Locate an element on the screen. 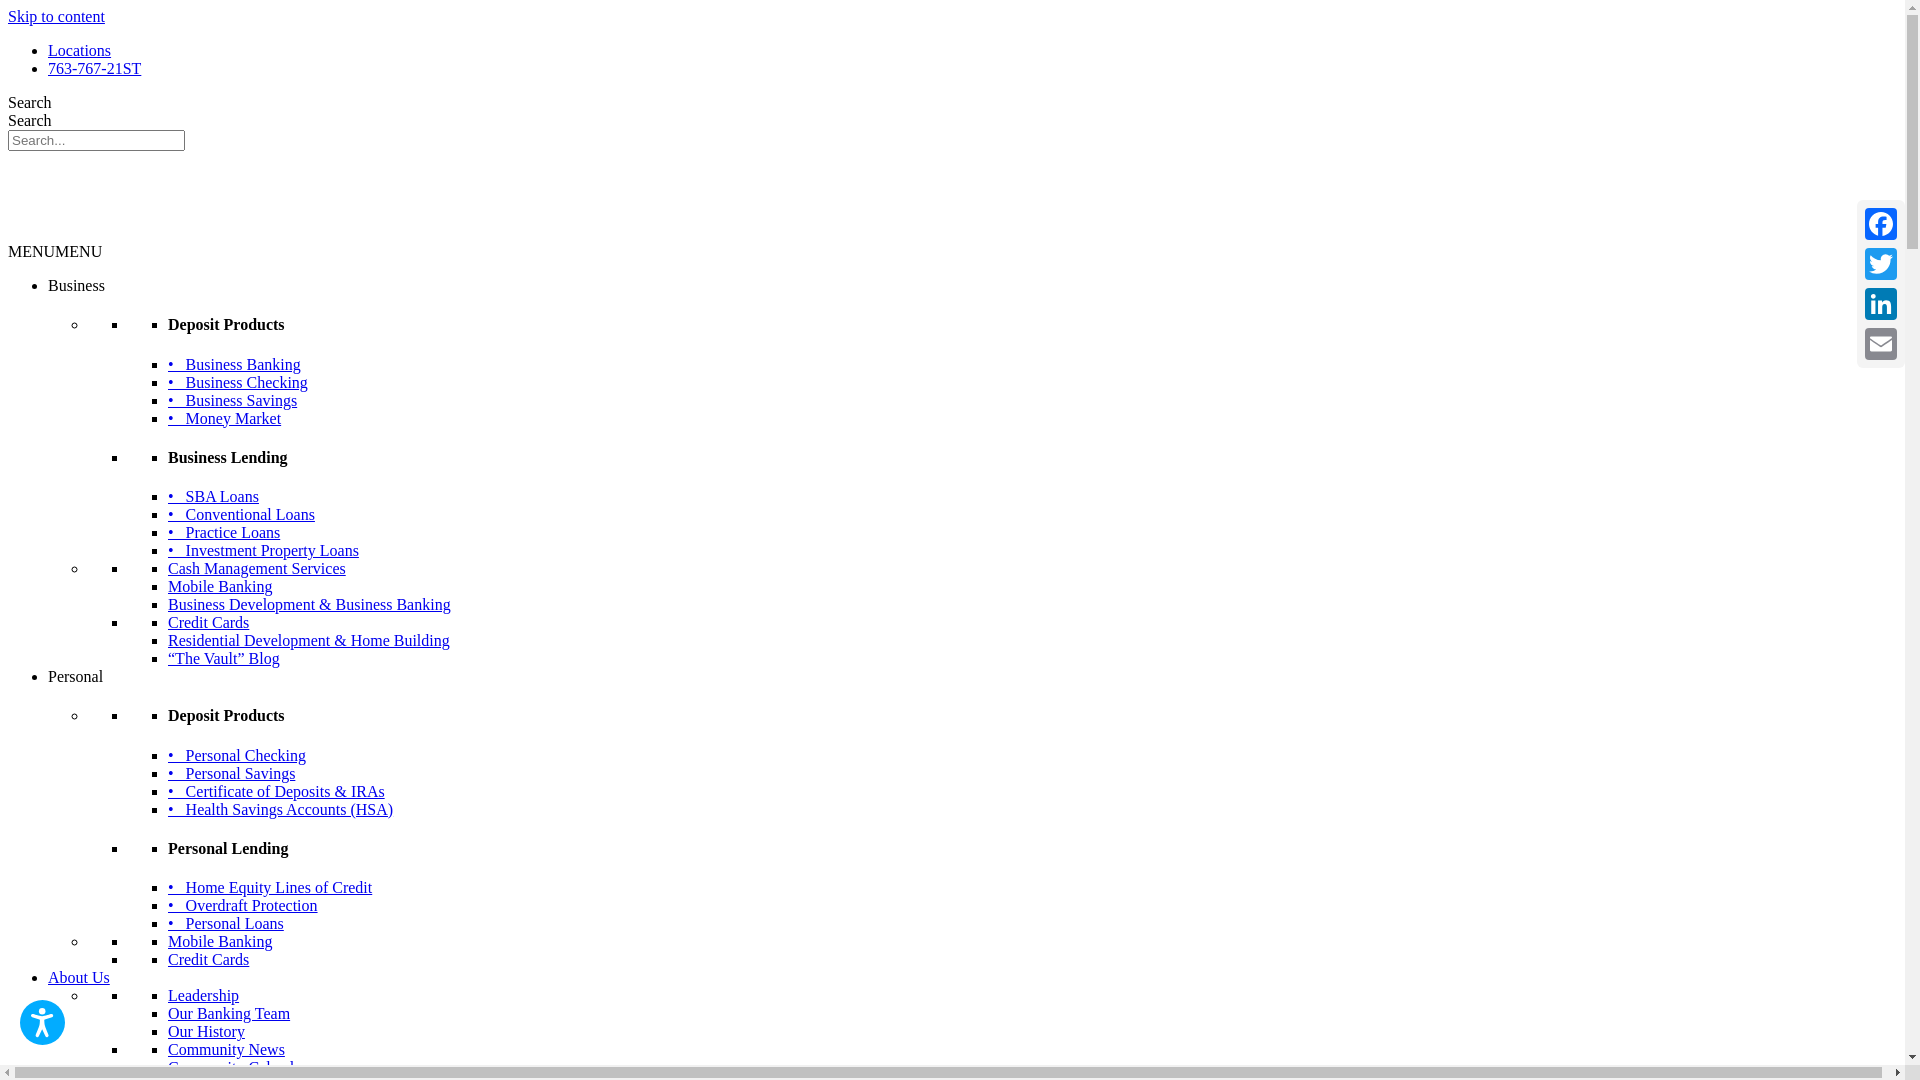 This screenshot has height=1080, width=1920. 'Leadership' is located at coordinates (203, 995).